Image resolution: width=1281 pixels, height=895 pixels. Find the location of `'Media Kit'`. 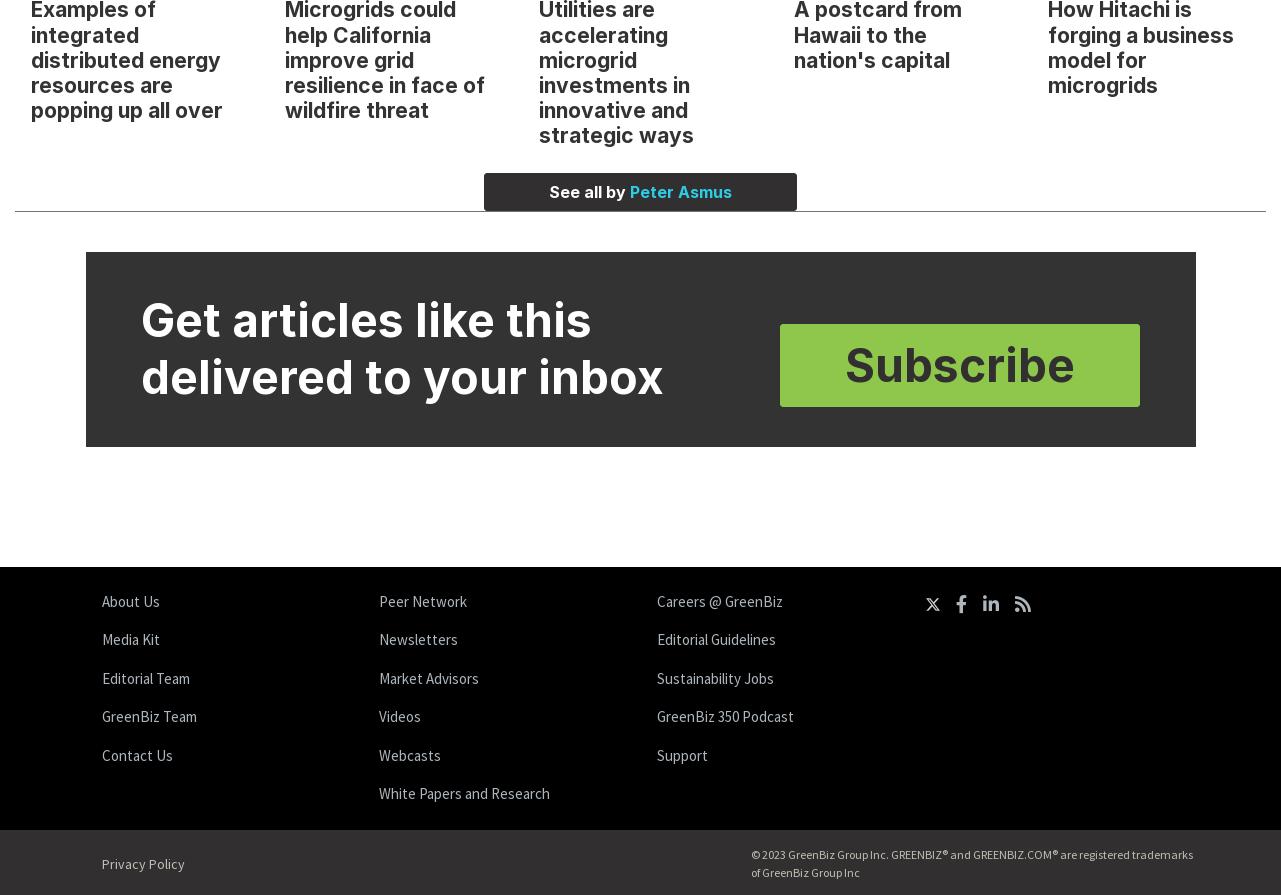

'Media Kit' is located at coordinates (129, 638).